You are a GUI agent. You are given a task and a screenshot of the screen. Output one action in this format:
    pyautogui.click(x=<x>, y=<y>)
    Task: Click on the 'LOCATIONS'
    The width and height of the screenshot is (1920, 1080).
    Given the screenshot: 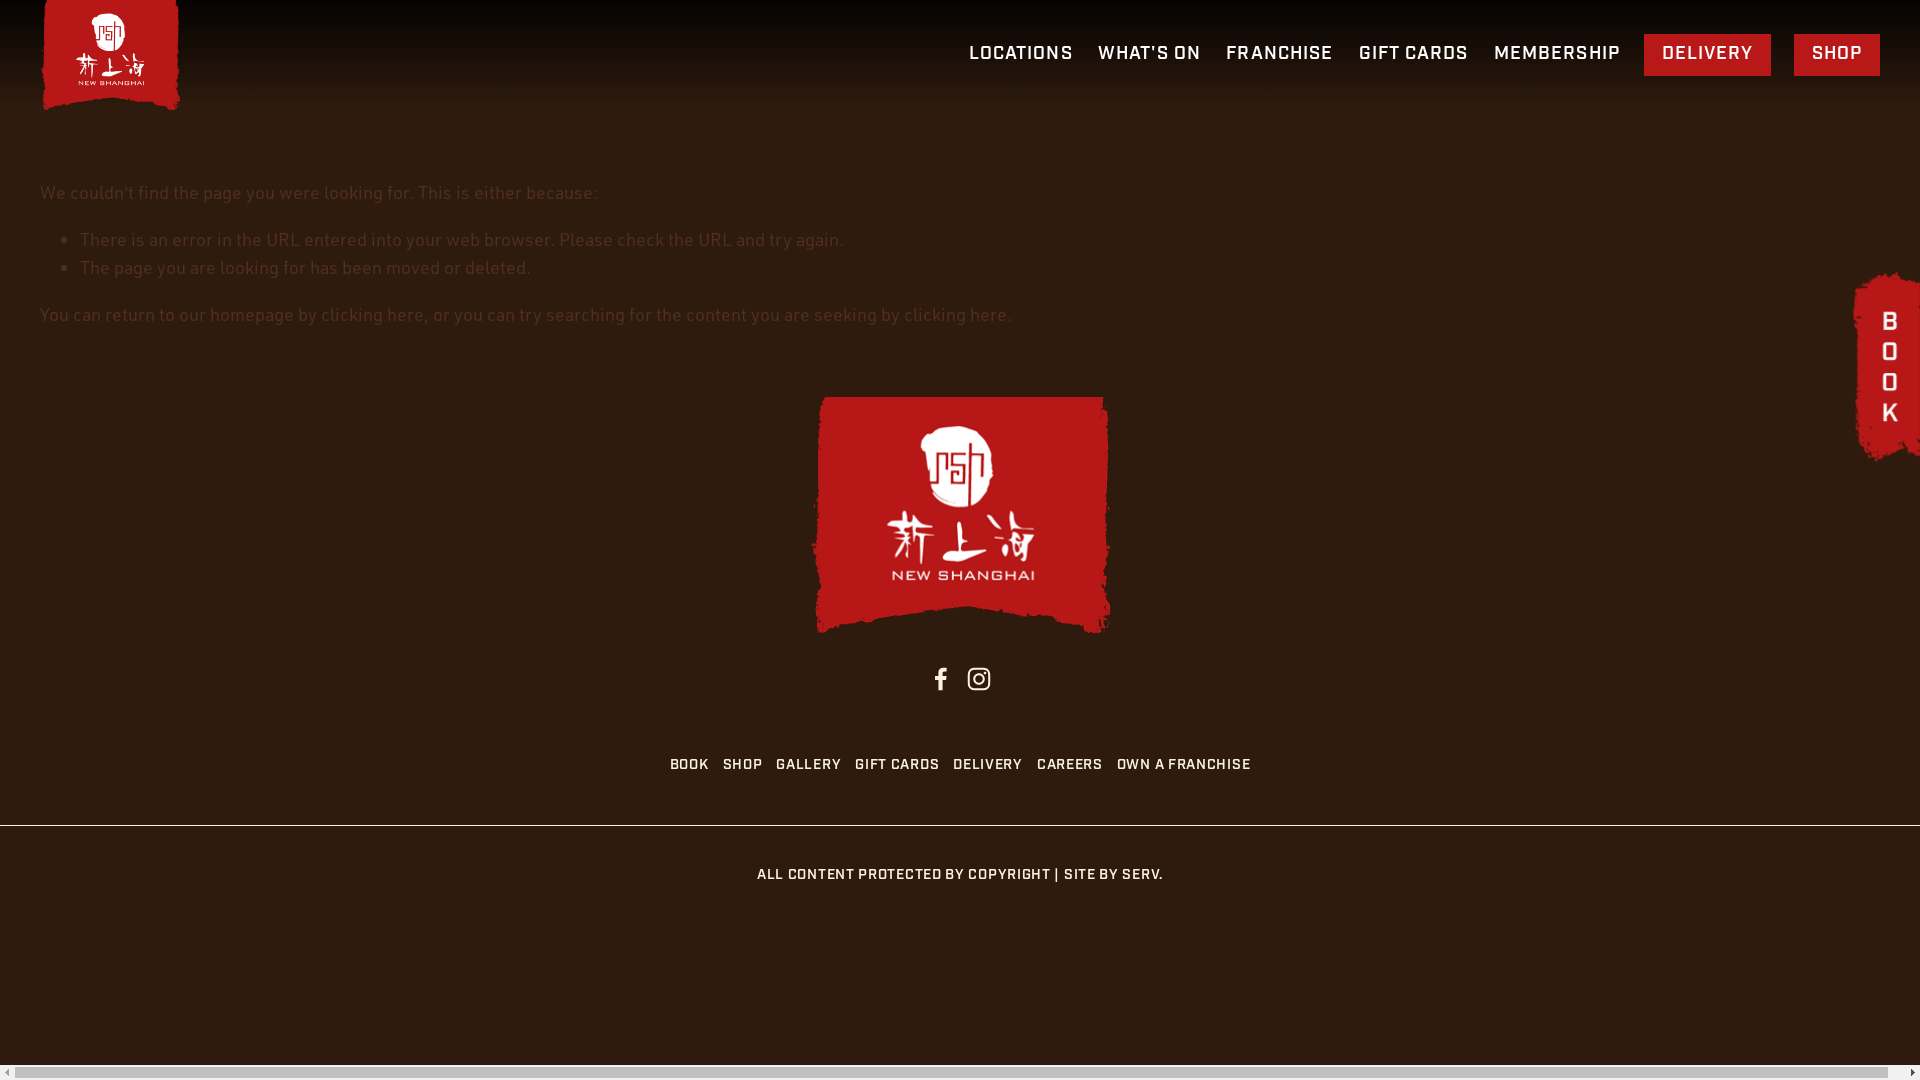 What is the action you would take?
    pyautogui.click(x=1021, y=53)
    